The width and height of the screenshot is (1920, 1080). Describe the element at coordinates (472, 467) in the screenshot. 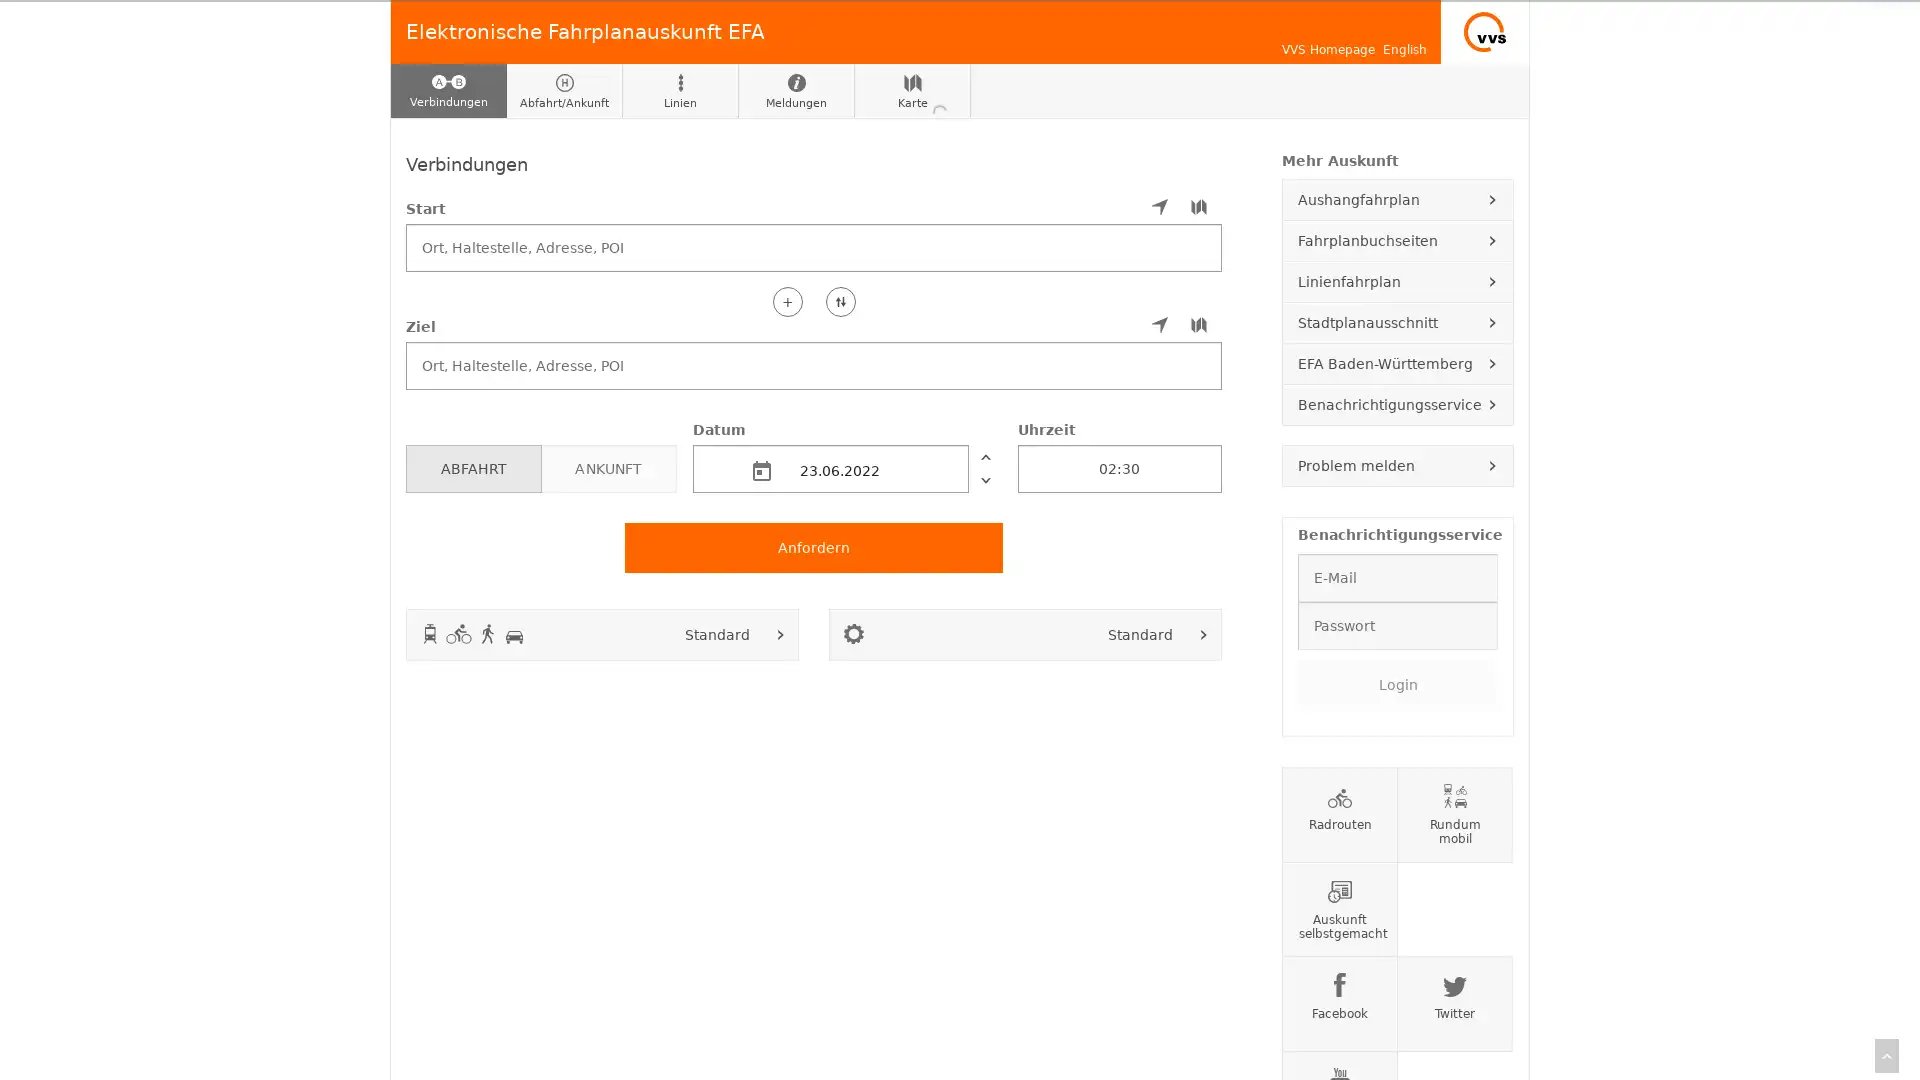

I see `ABFAHRT` at that location.